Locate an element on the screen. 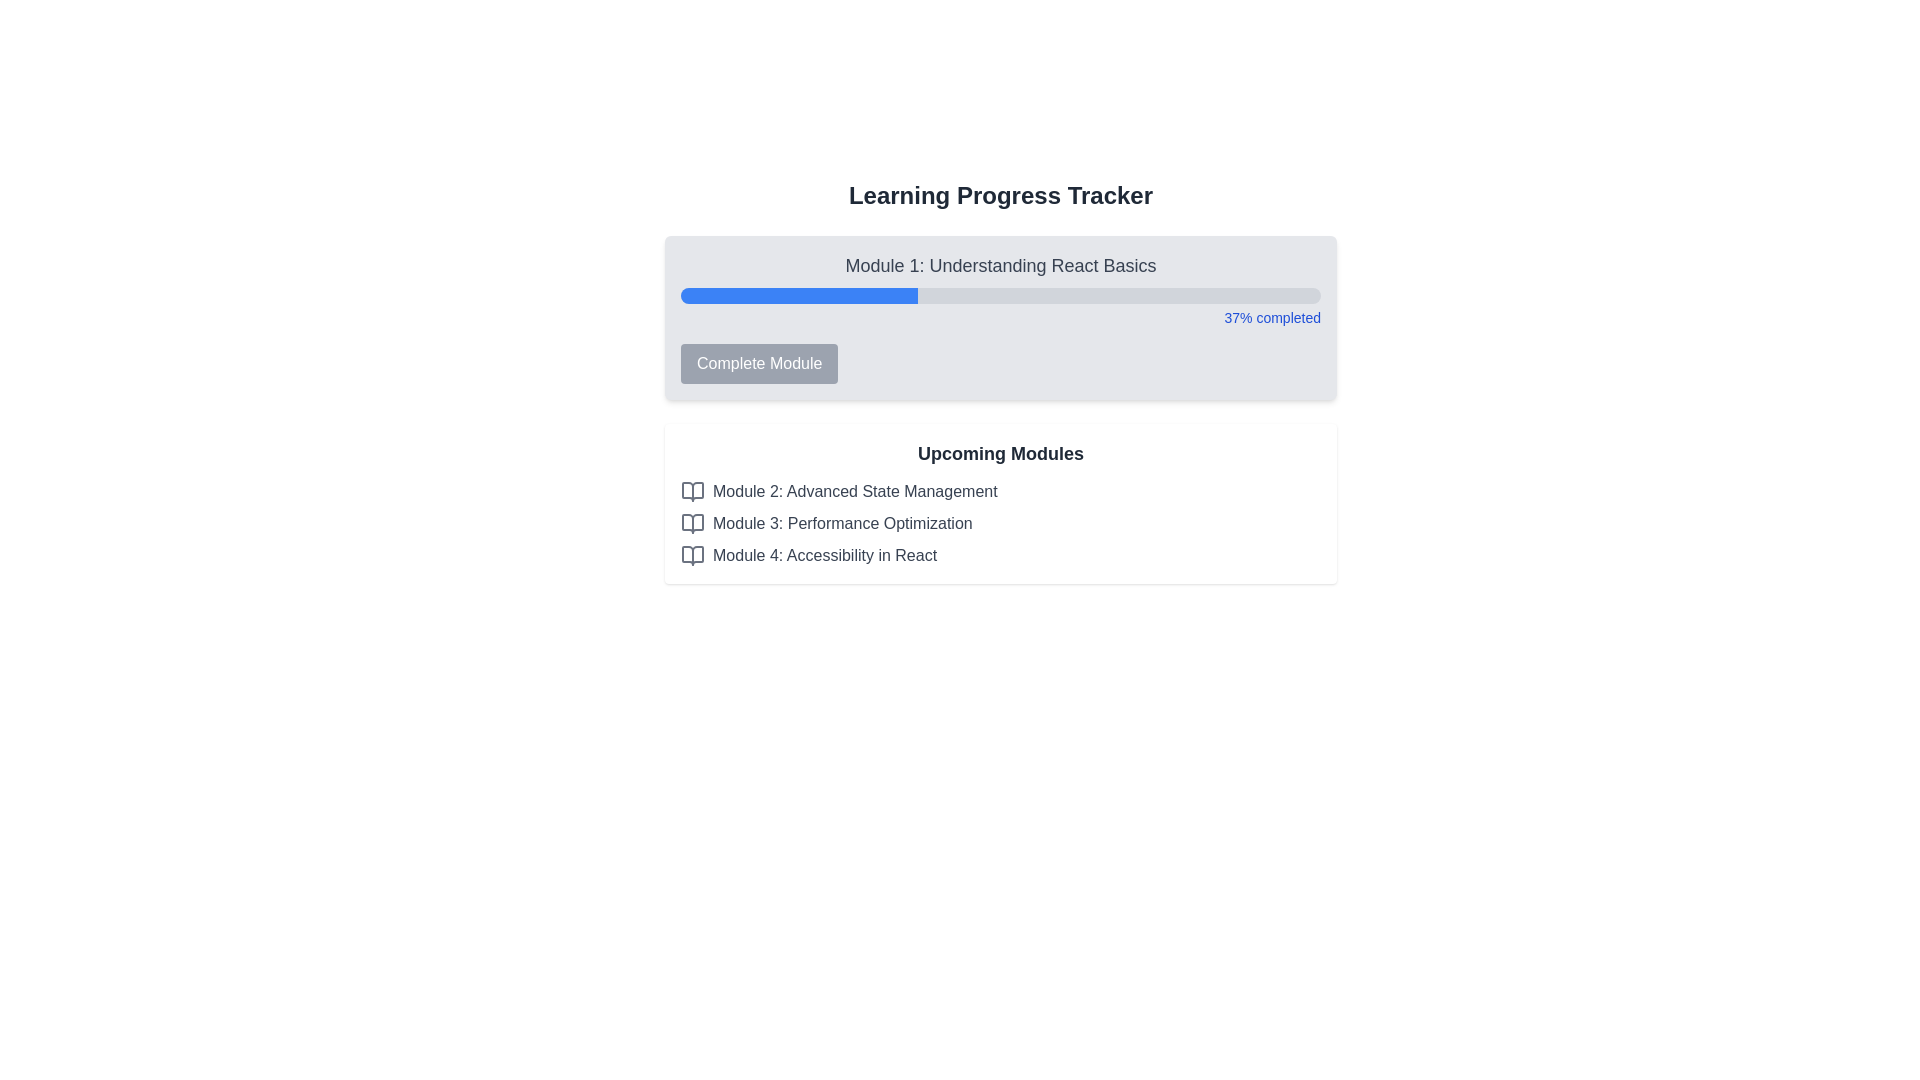 The image size is (1920, 1080). the open book icon located in the 'Upcoming Modules' section, adjacent to the text 'Module 2: Advanced State Management' is located at coordinates (692, 492).